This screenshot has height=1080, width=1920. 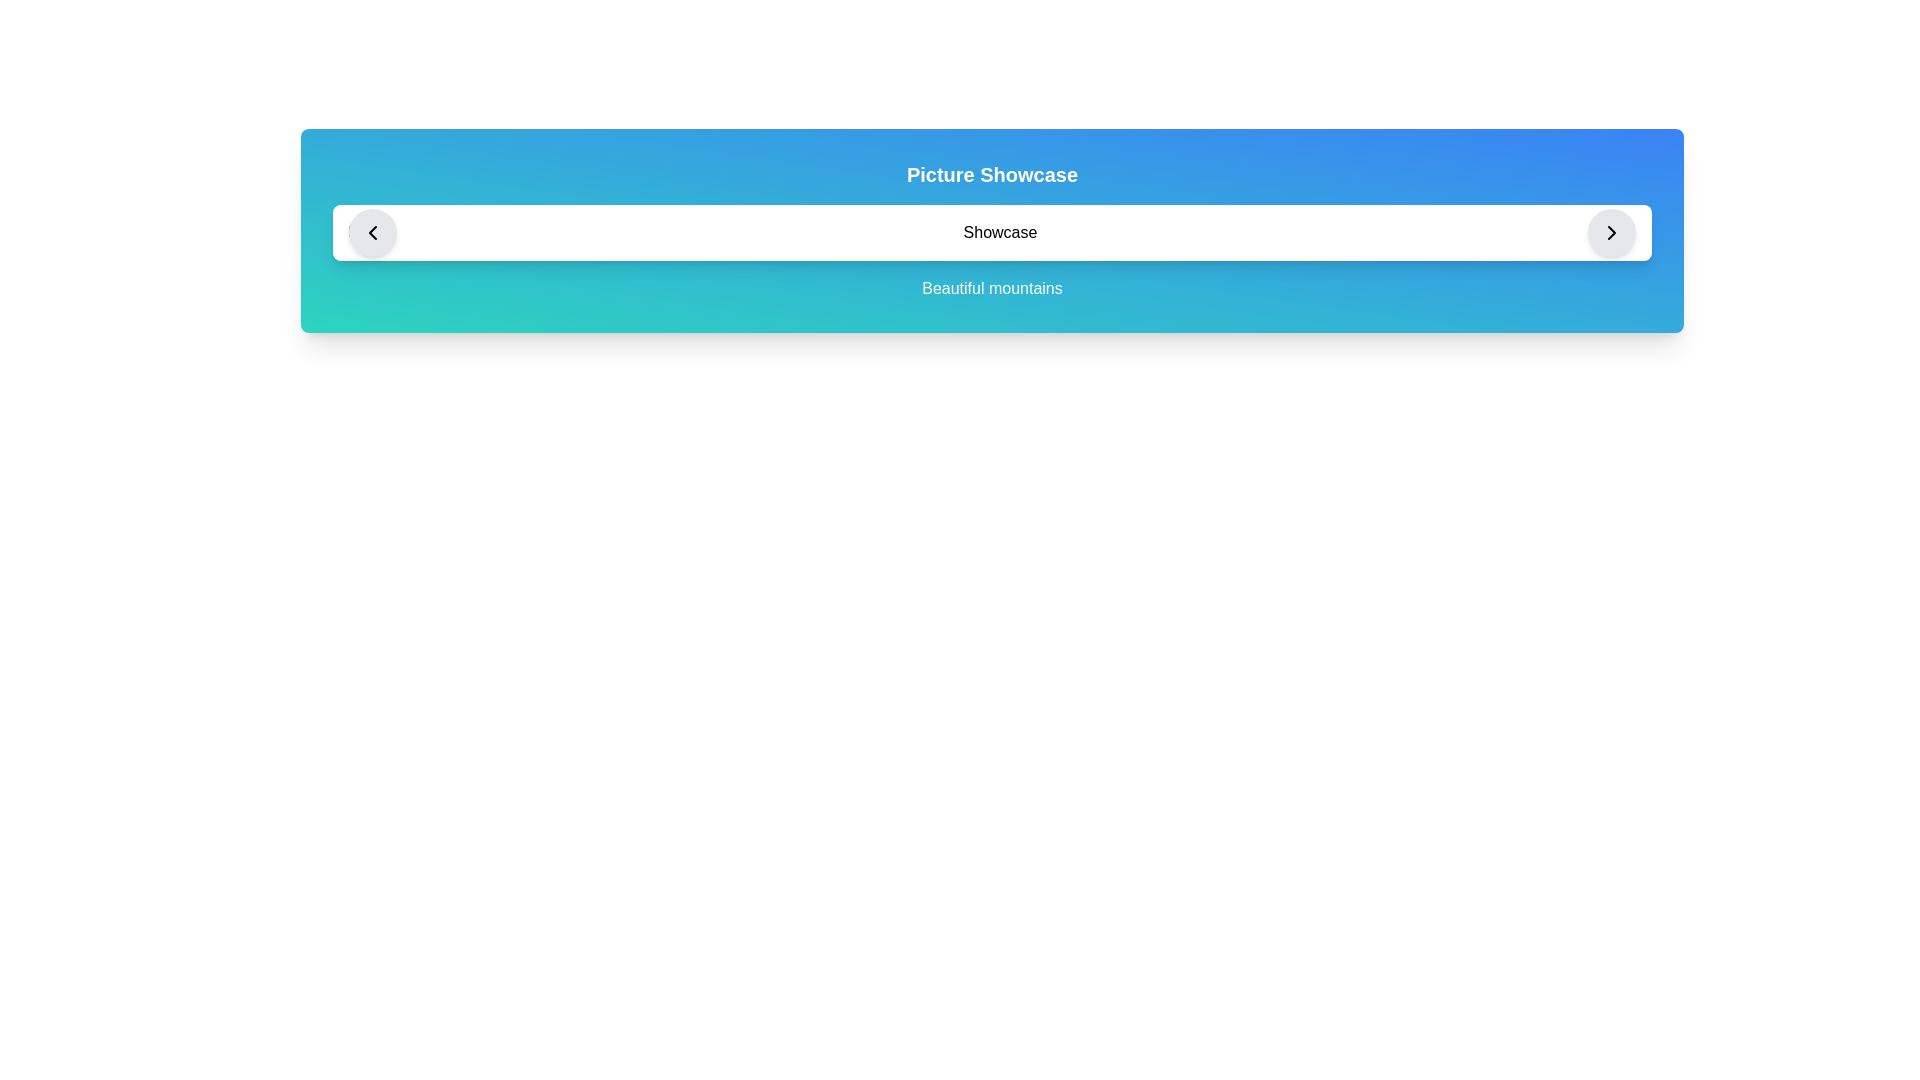 I want to click on the SVG Chevron icon located inside the circular button on the far right of the horizontal bar, so click(x=1612, y=231).